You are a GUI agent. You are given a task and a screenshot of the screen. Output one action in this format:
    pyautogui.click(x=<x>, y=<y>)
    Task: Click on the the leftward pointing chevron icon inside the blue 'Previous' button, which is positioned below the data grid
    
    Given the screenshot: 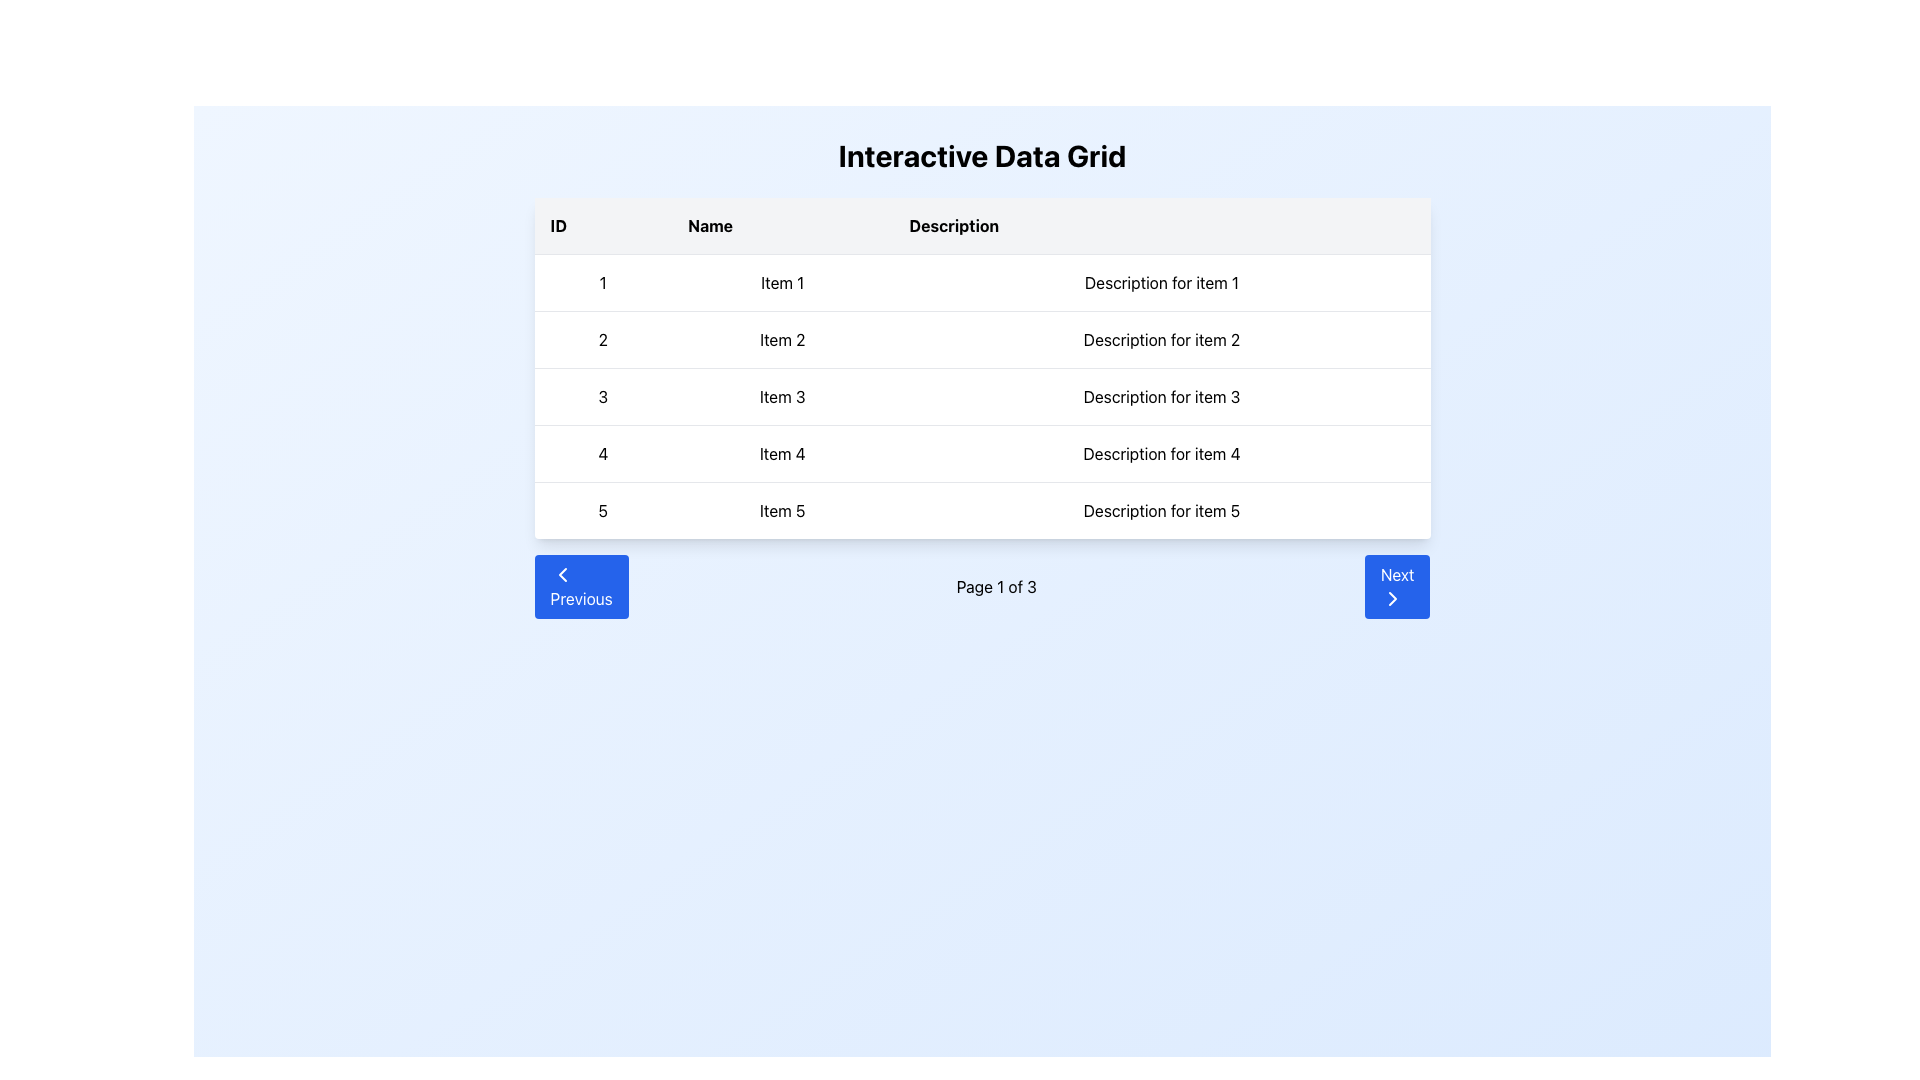 What is the action you would take?
    pyautogui.click(x=561, y=574)
    